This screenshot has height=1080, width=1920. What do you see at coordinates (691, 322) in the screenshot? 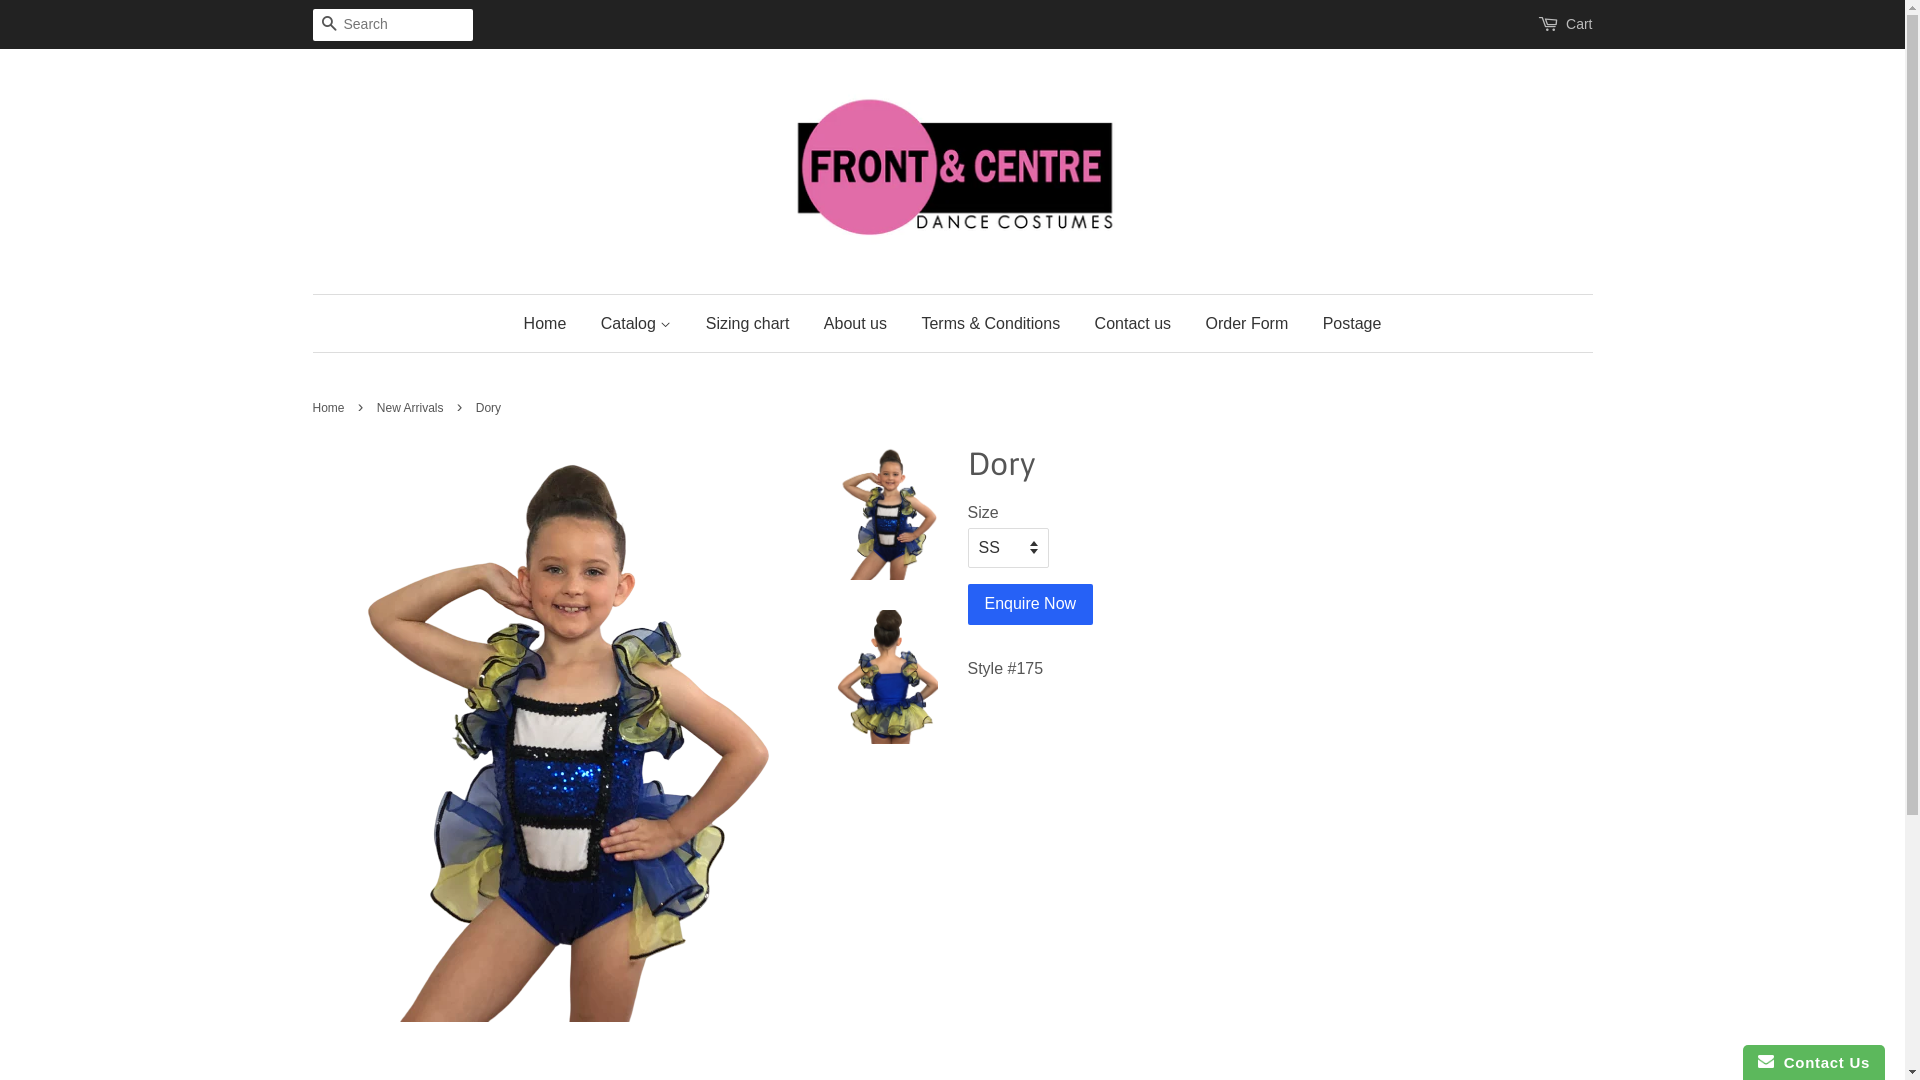
I see `'Sizing chart'` at bounding box center [691, 322].